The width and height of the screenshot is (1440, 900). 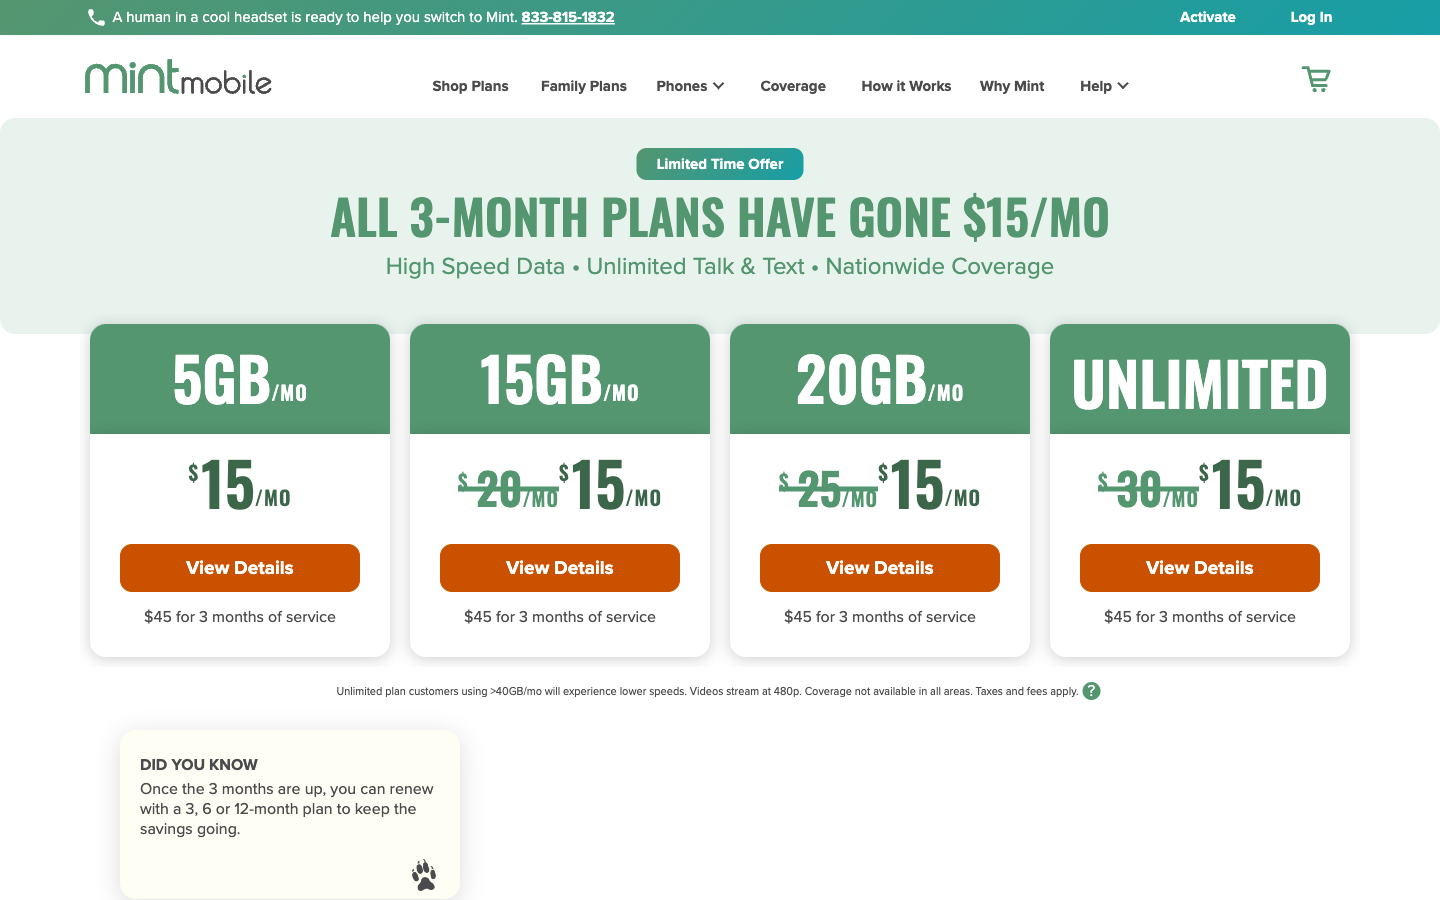 What do you see at coordinates (1091, 88) in the screenshot?
I see `Go to the Help Page` at bounding box center [1091, 88].